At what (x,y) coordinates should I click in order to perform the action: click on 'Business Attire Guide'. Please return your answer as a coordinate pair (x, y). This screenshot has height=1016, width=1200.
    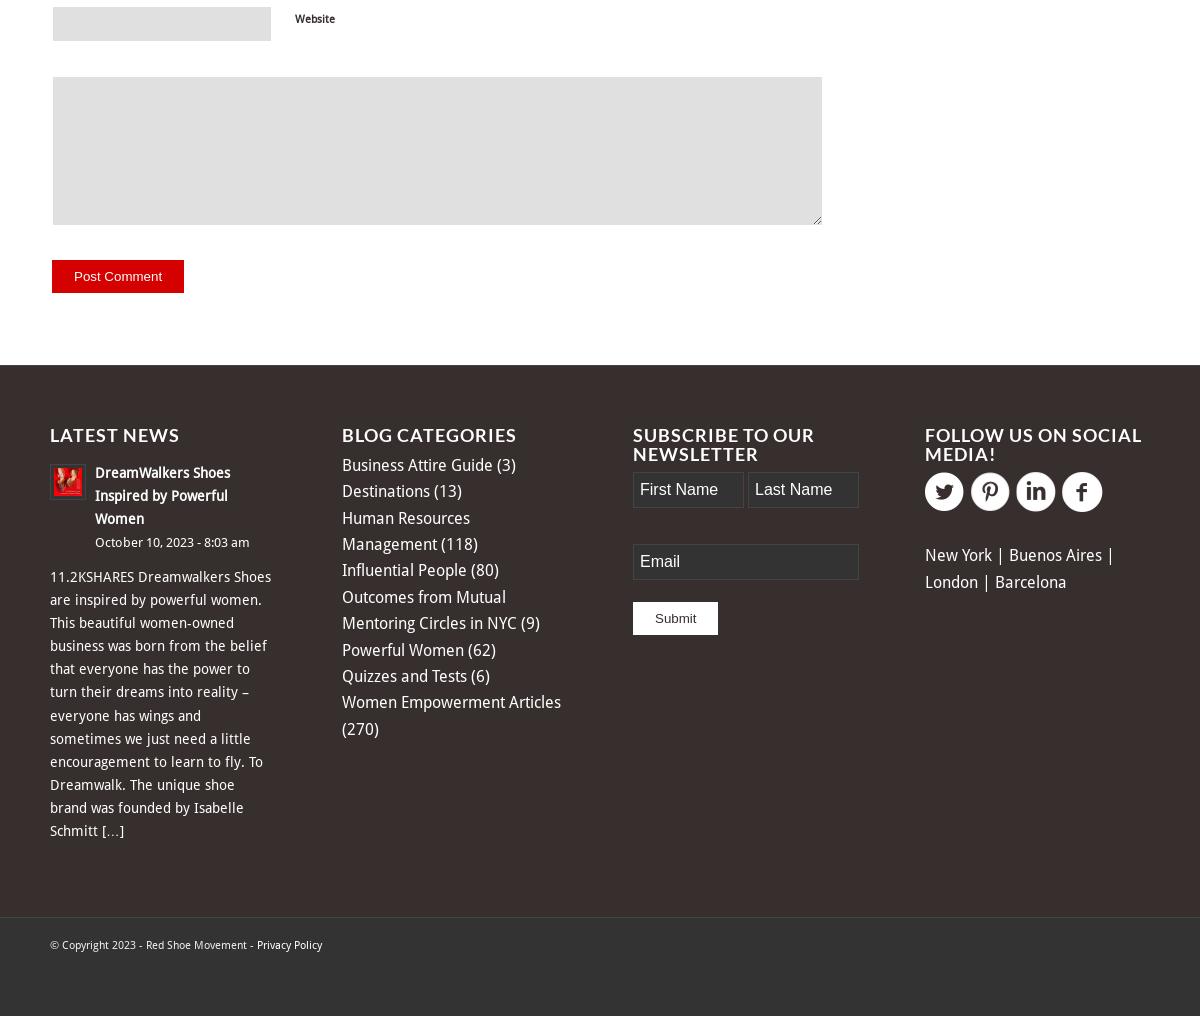
    Looking at the image, I should click on (341, 464).